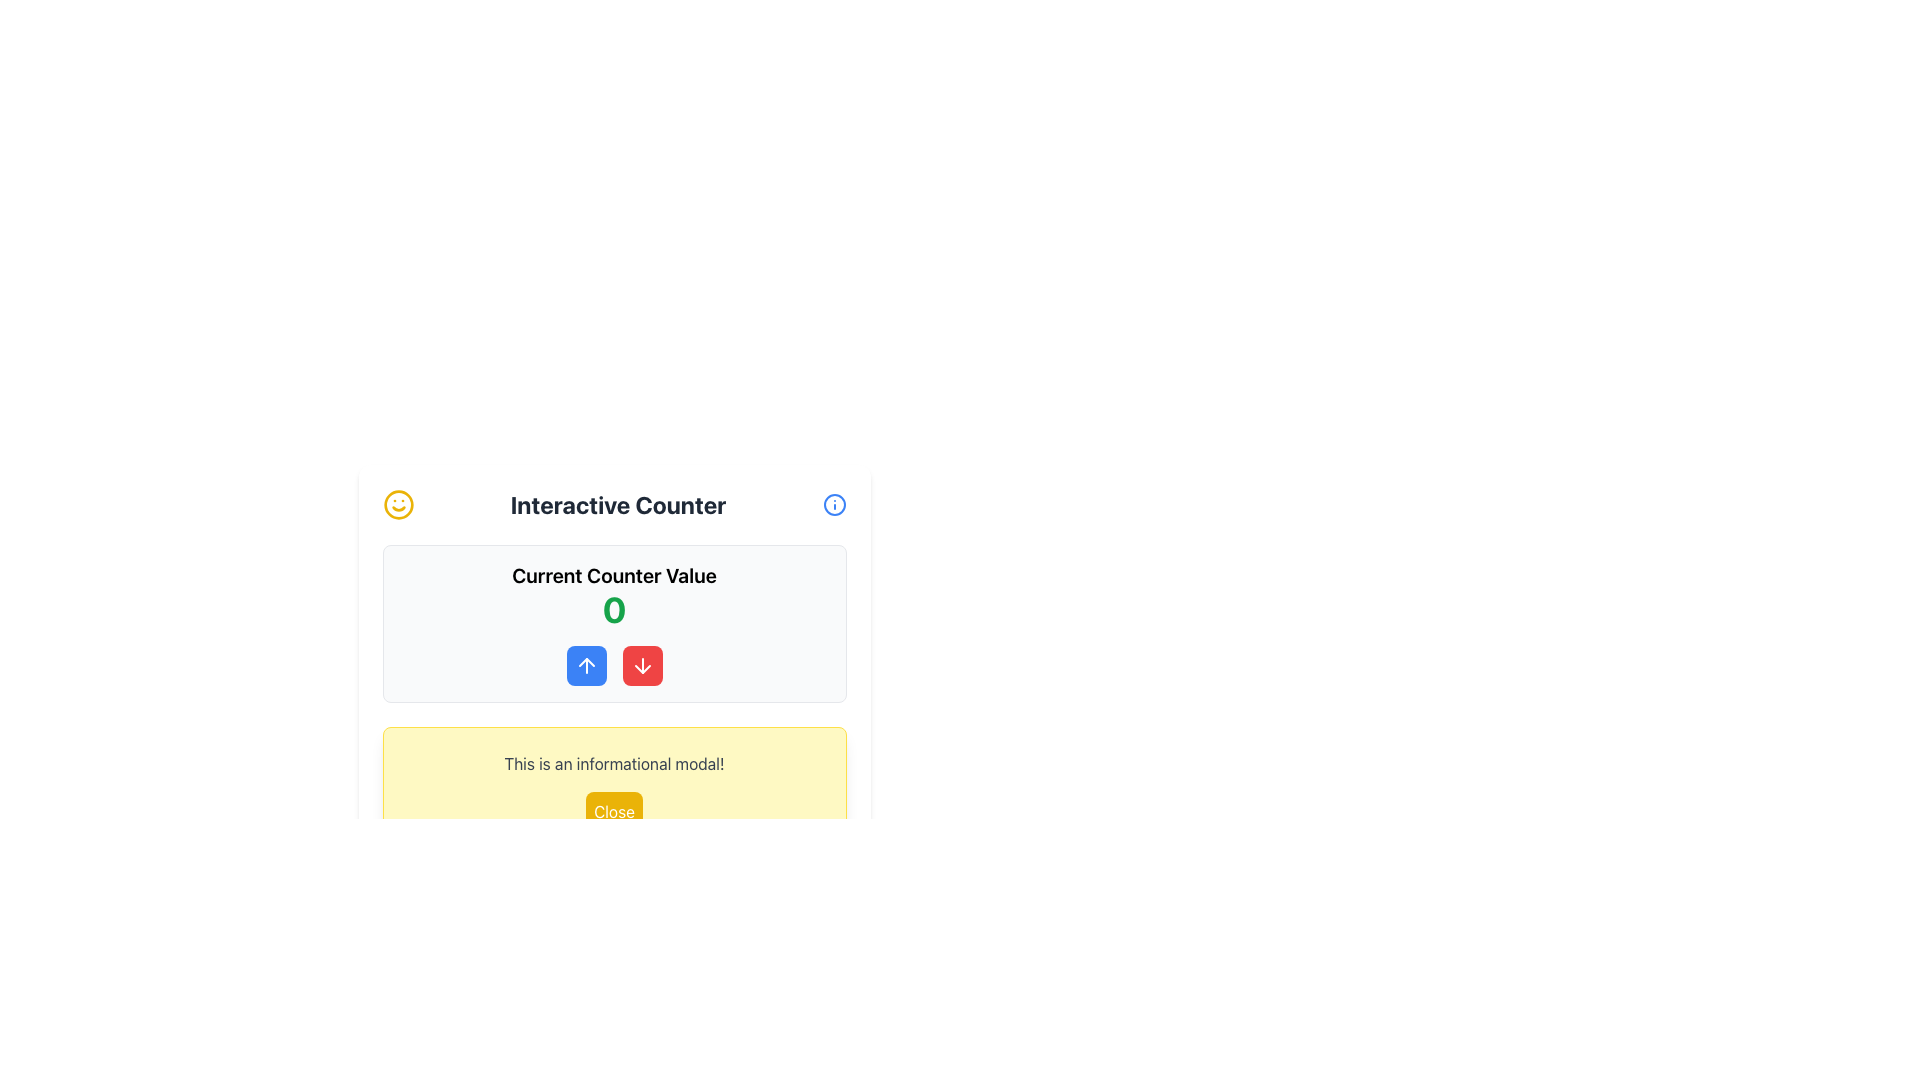 This screenshot has width=1920, height=1080. I want to click on the downward arrow icon button with a red background located below the upward arrow icon to decrement the counter, so click(642, 666).